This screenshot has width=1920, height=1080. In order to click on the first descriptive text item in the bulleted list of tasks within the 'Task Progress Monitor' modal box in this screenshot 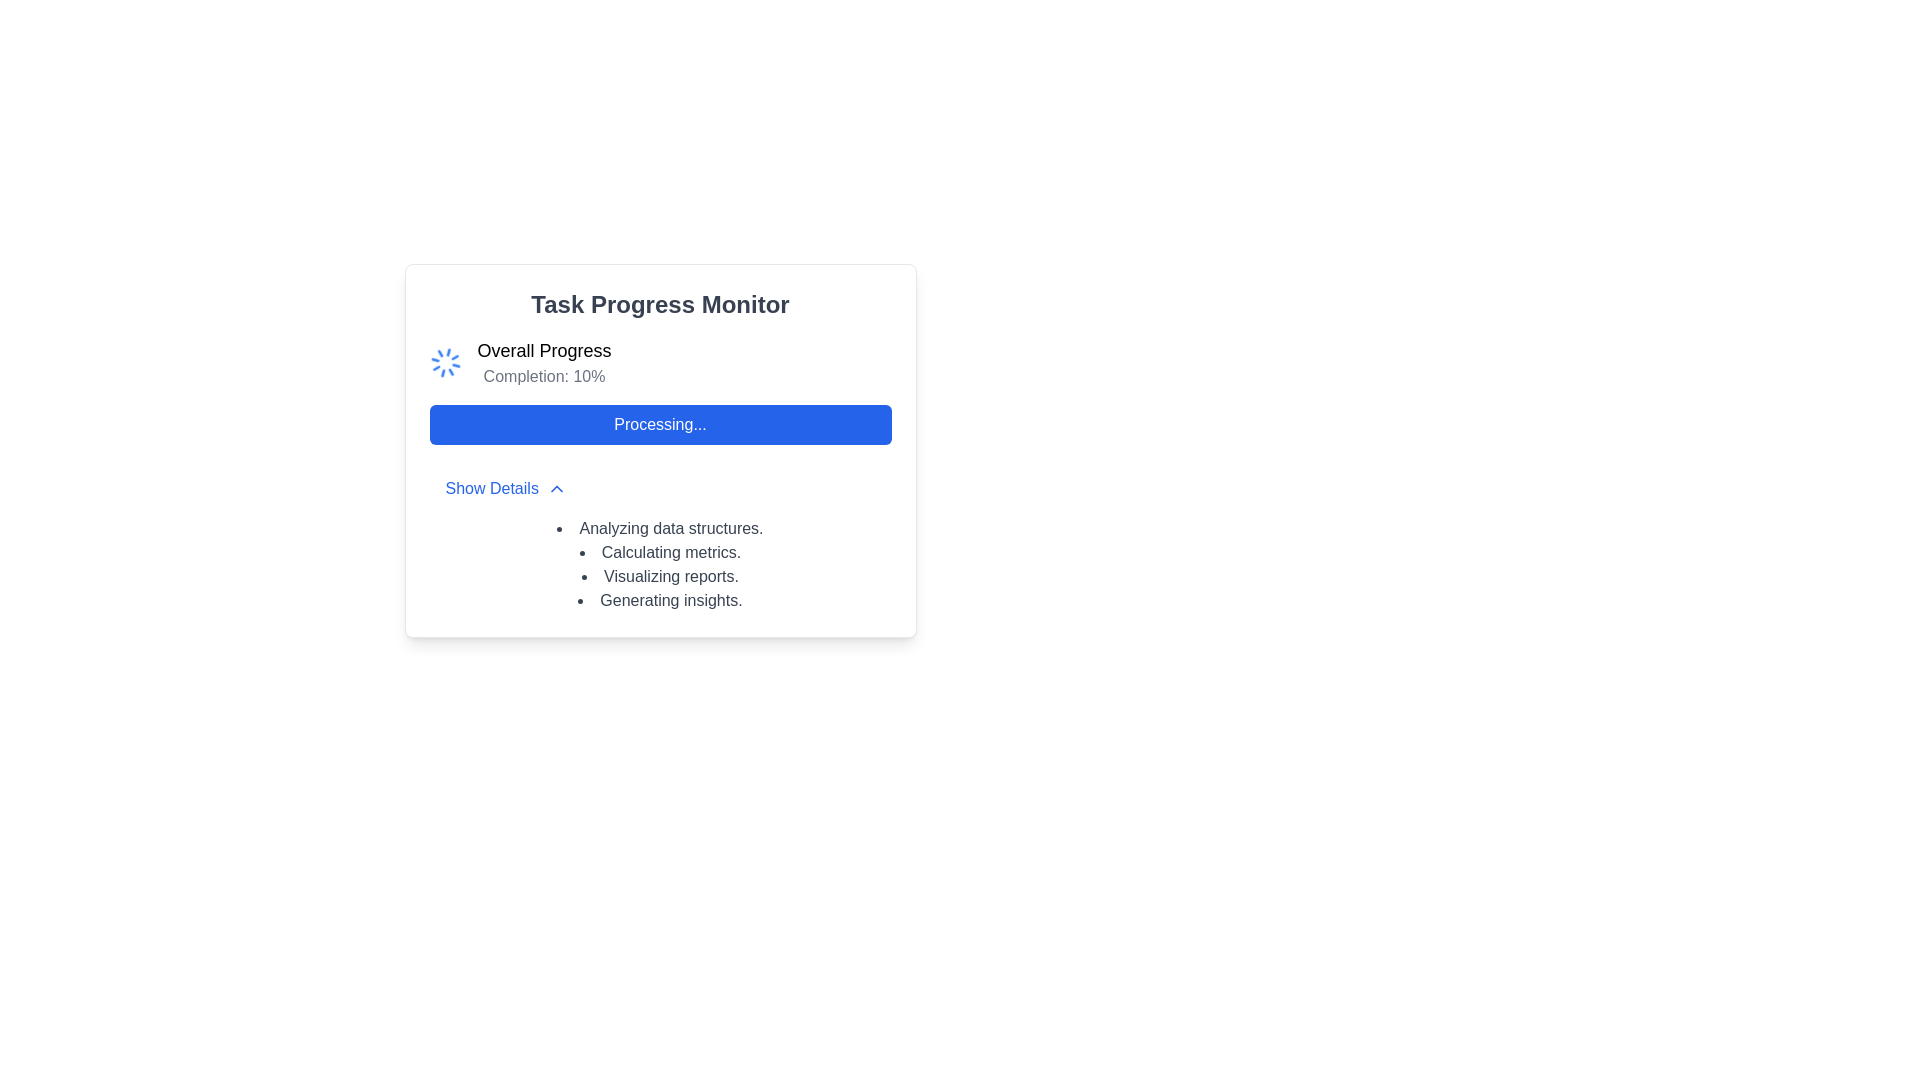, I will do `click(660, 527)`.